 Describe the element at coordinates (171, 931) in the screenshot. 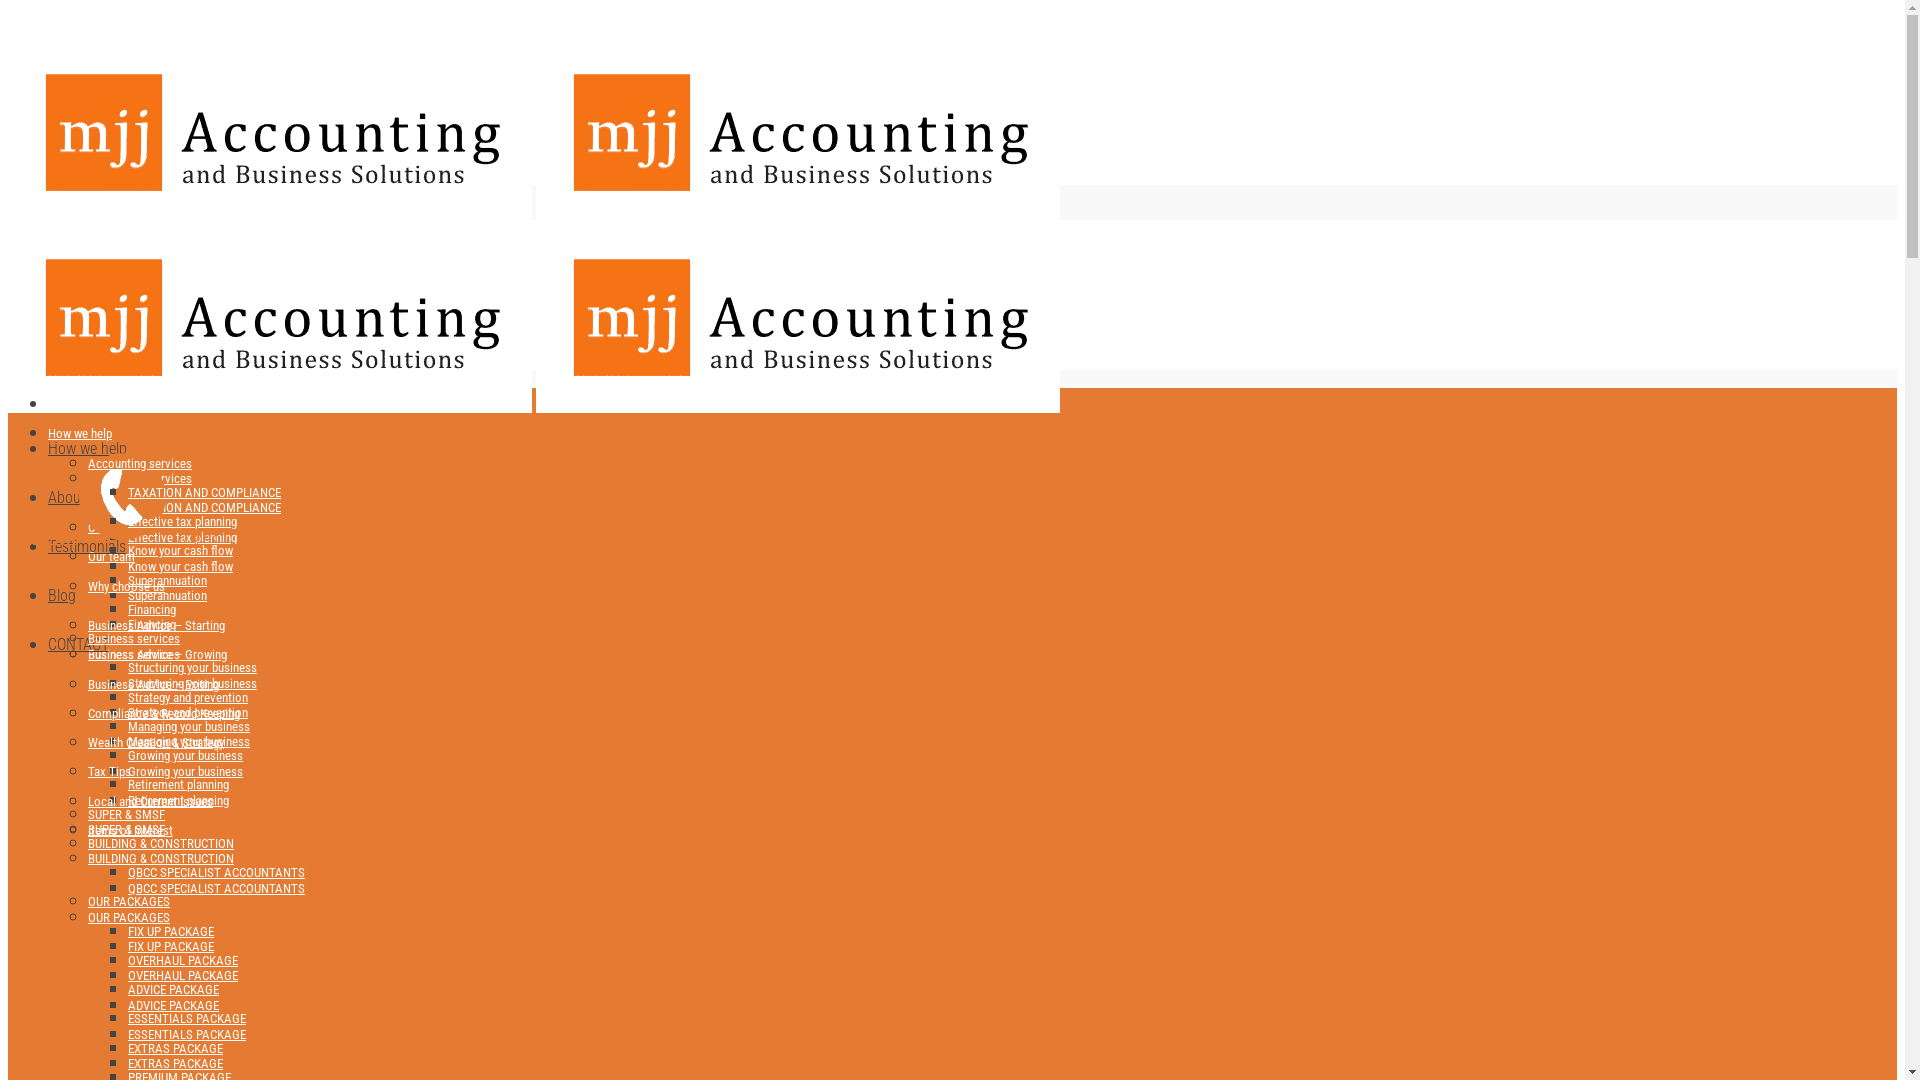

I see `'FIX UP PACKAGE'` at that location.